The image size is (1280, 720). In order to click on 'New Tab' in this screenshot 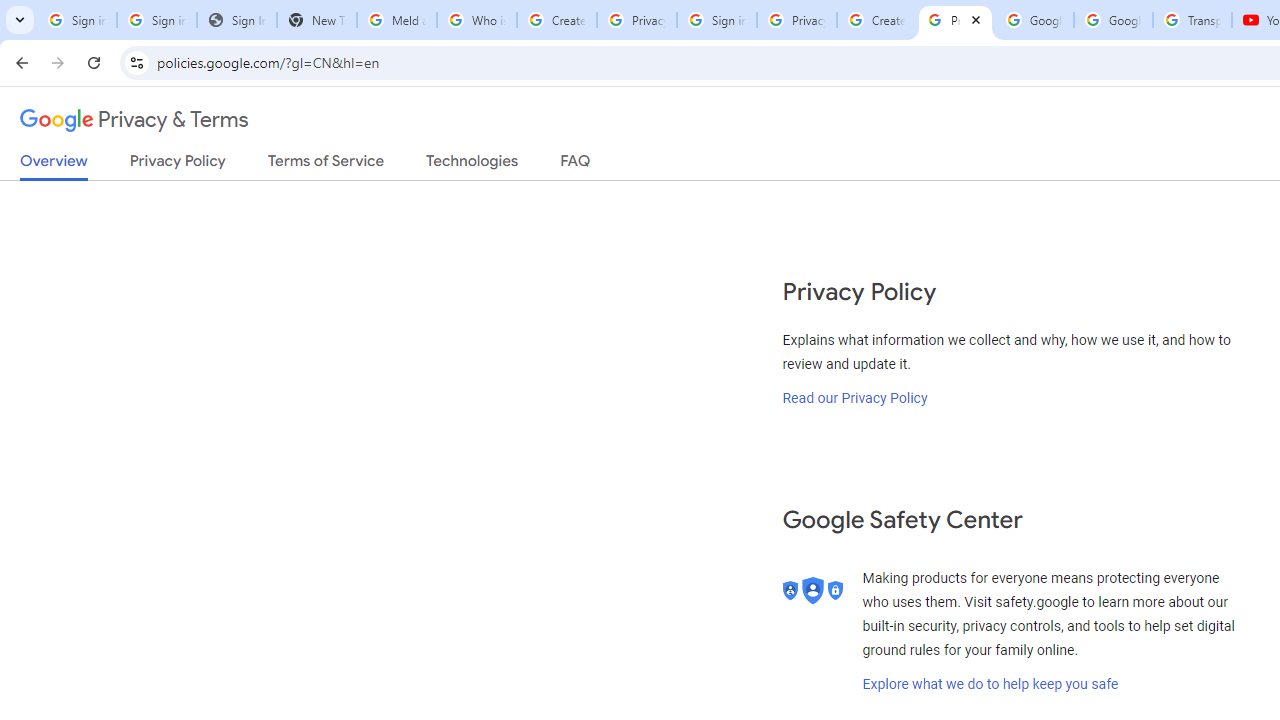, I will do `click(315, 20)`.